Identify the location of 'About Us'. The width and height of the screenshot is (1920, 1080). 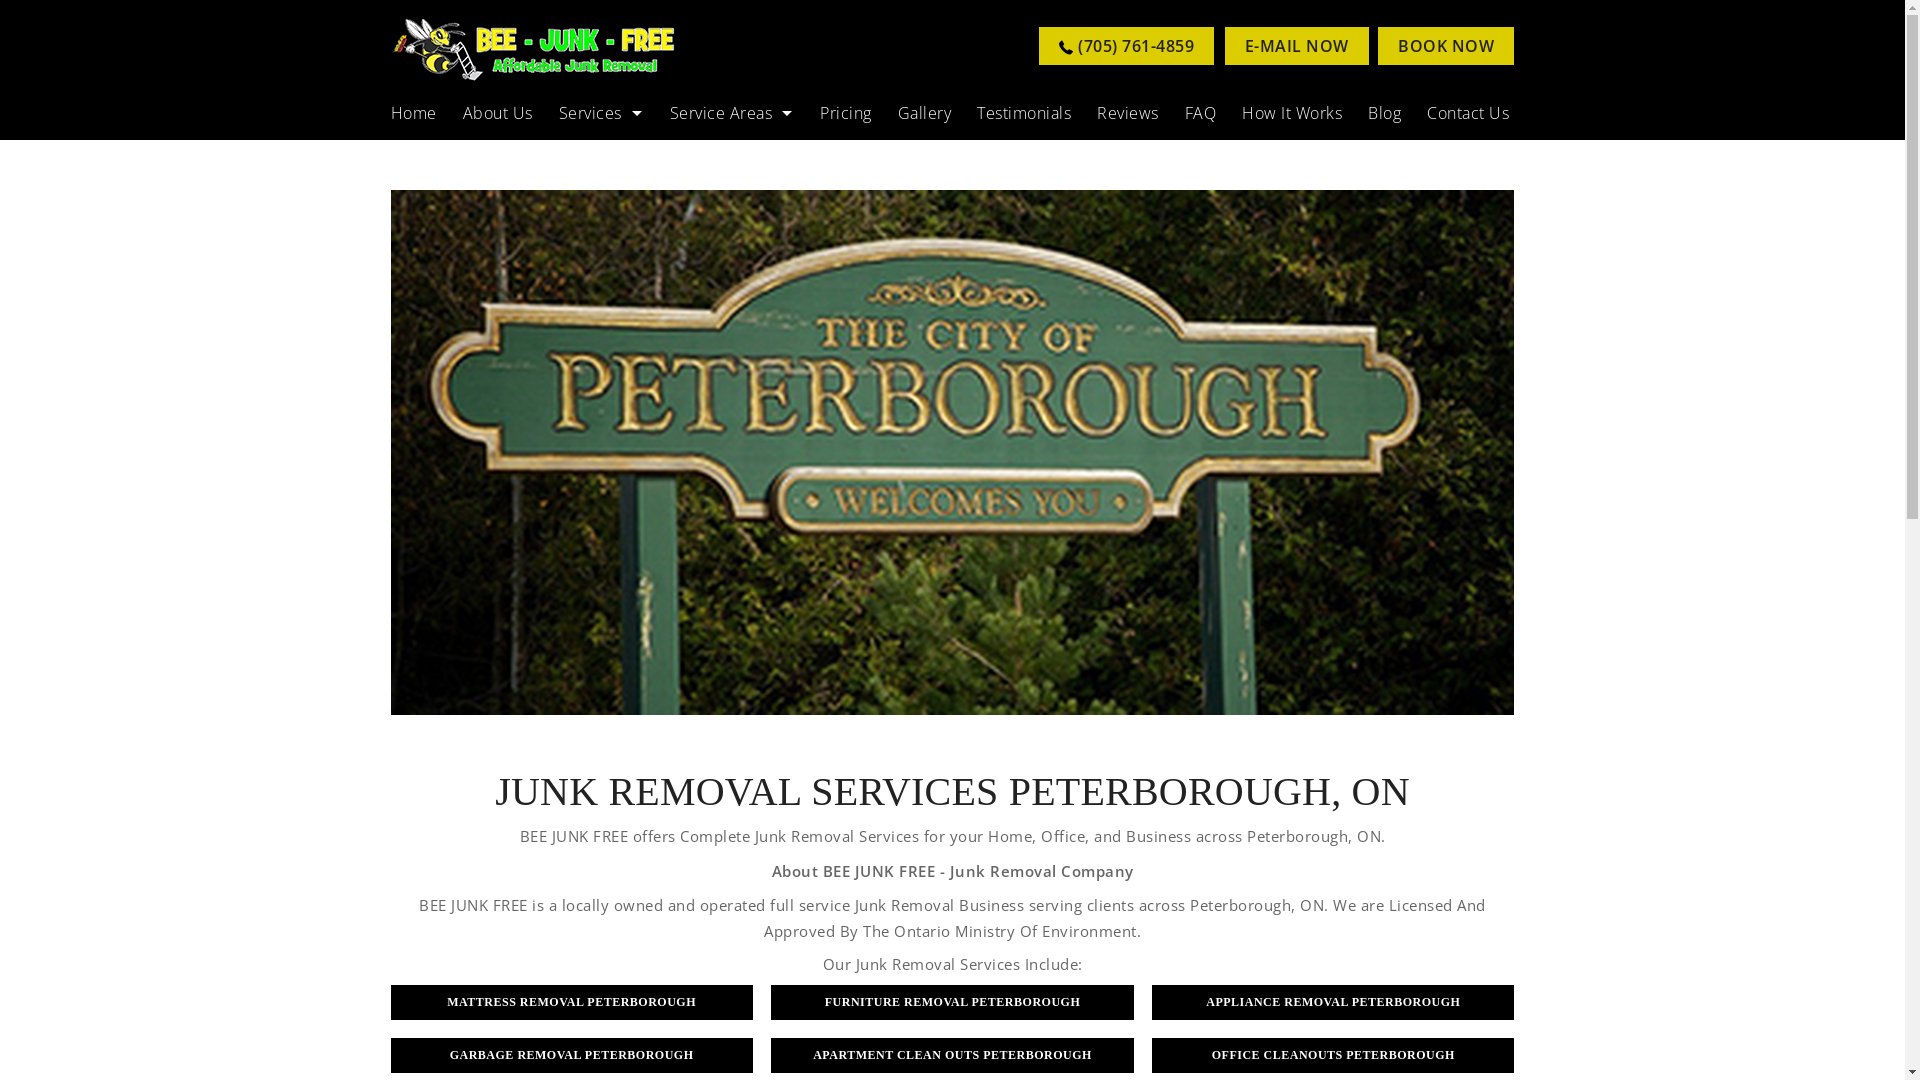
(449, 113).